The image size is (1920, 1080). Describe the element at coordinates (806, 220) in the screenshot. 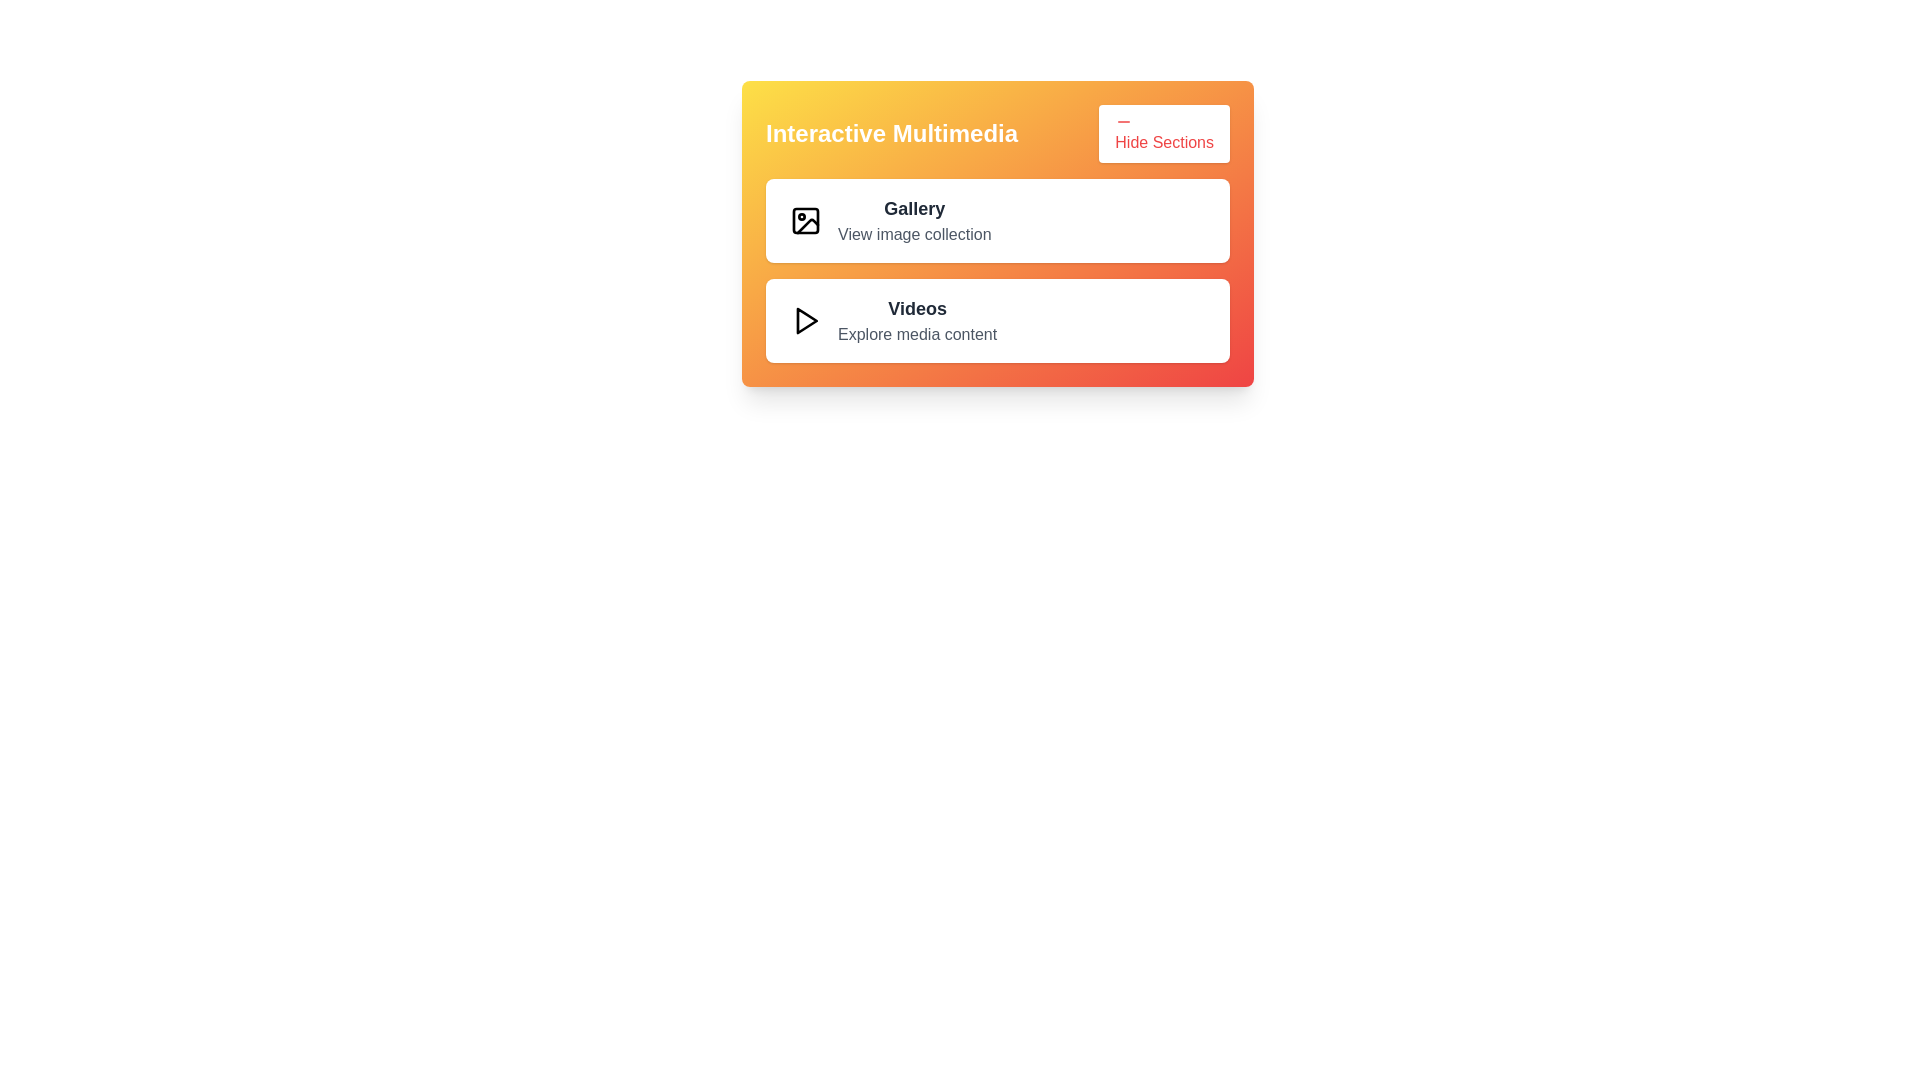

I see `the icon element located to the left of the 'Gallery' text within the 'Interactive Multimedia' card, which is a rectangular shape with slightly rounded corners and a size of 18x18 pixels` at that location.